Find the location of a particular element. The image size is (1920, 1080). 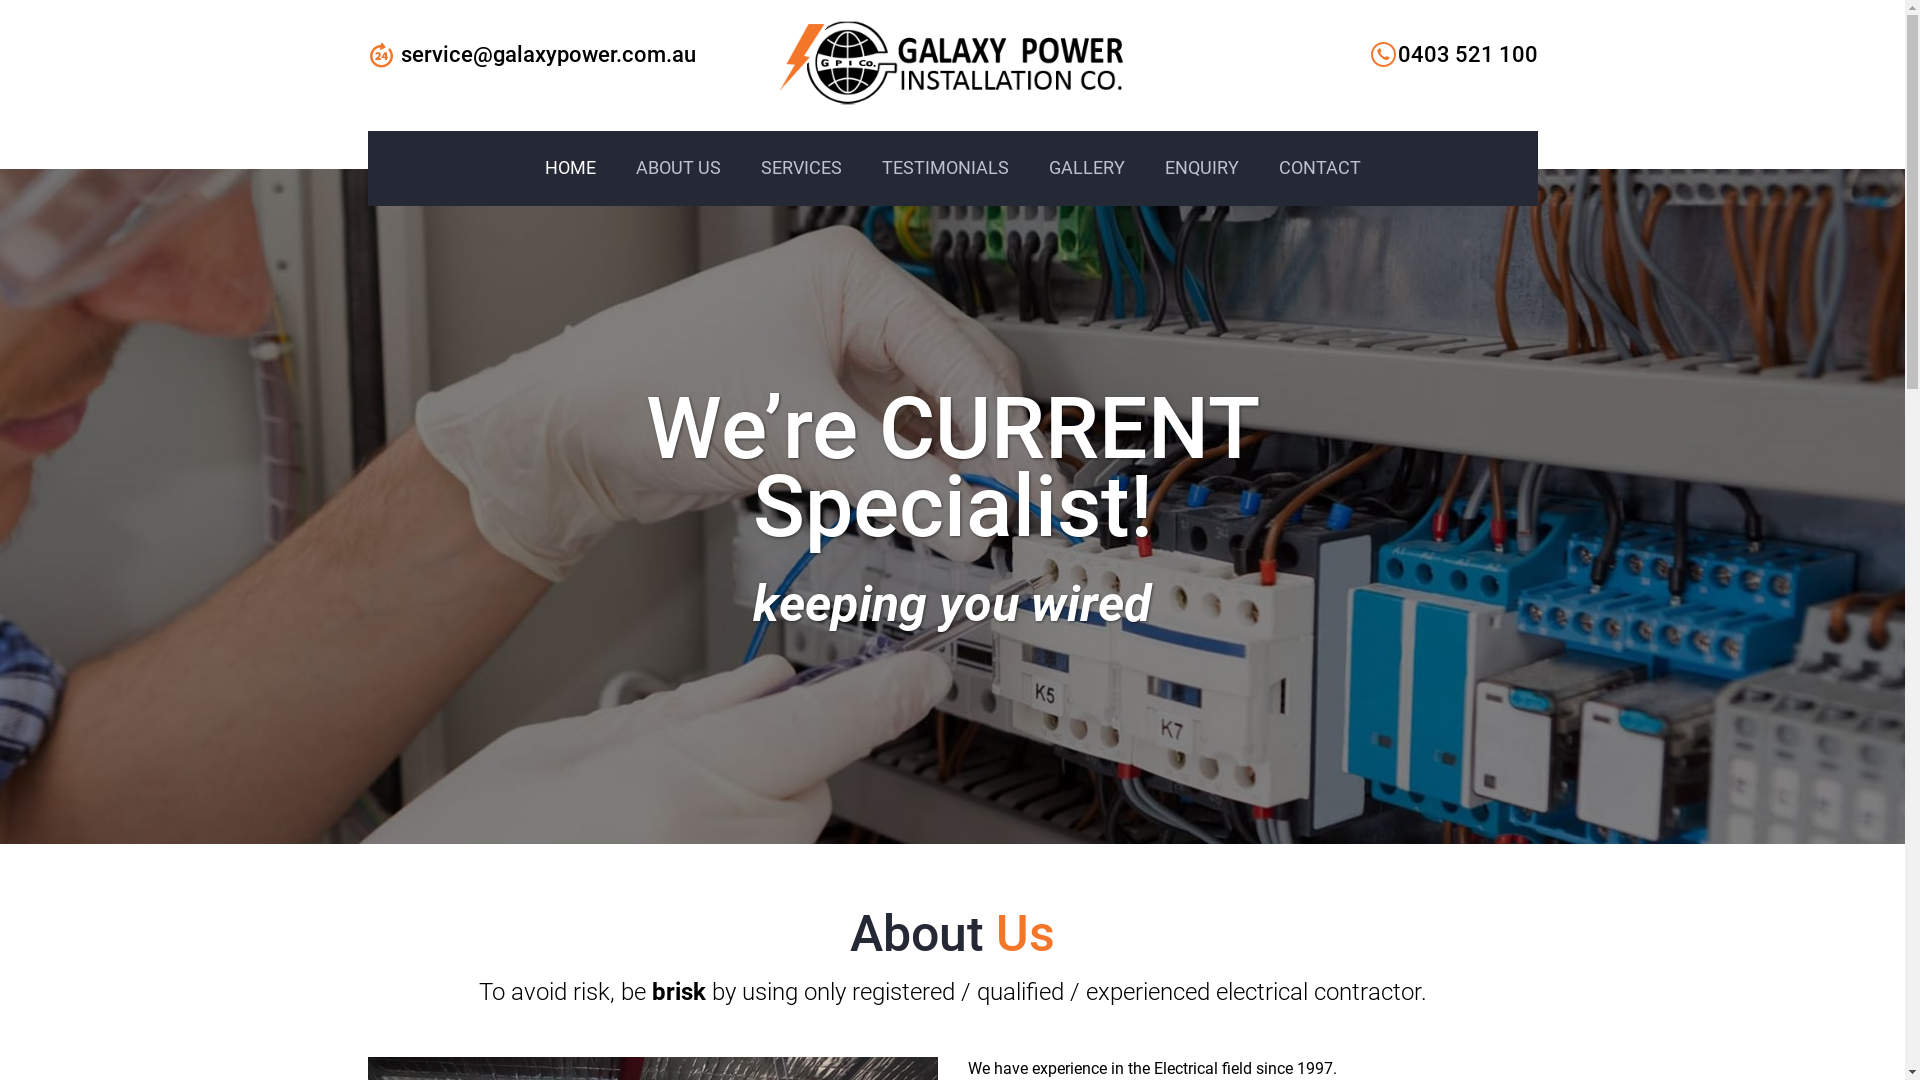

'SERVICES' is located at coordinates (800, 167).